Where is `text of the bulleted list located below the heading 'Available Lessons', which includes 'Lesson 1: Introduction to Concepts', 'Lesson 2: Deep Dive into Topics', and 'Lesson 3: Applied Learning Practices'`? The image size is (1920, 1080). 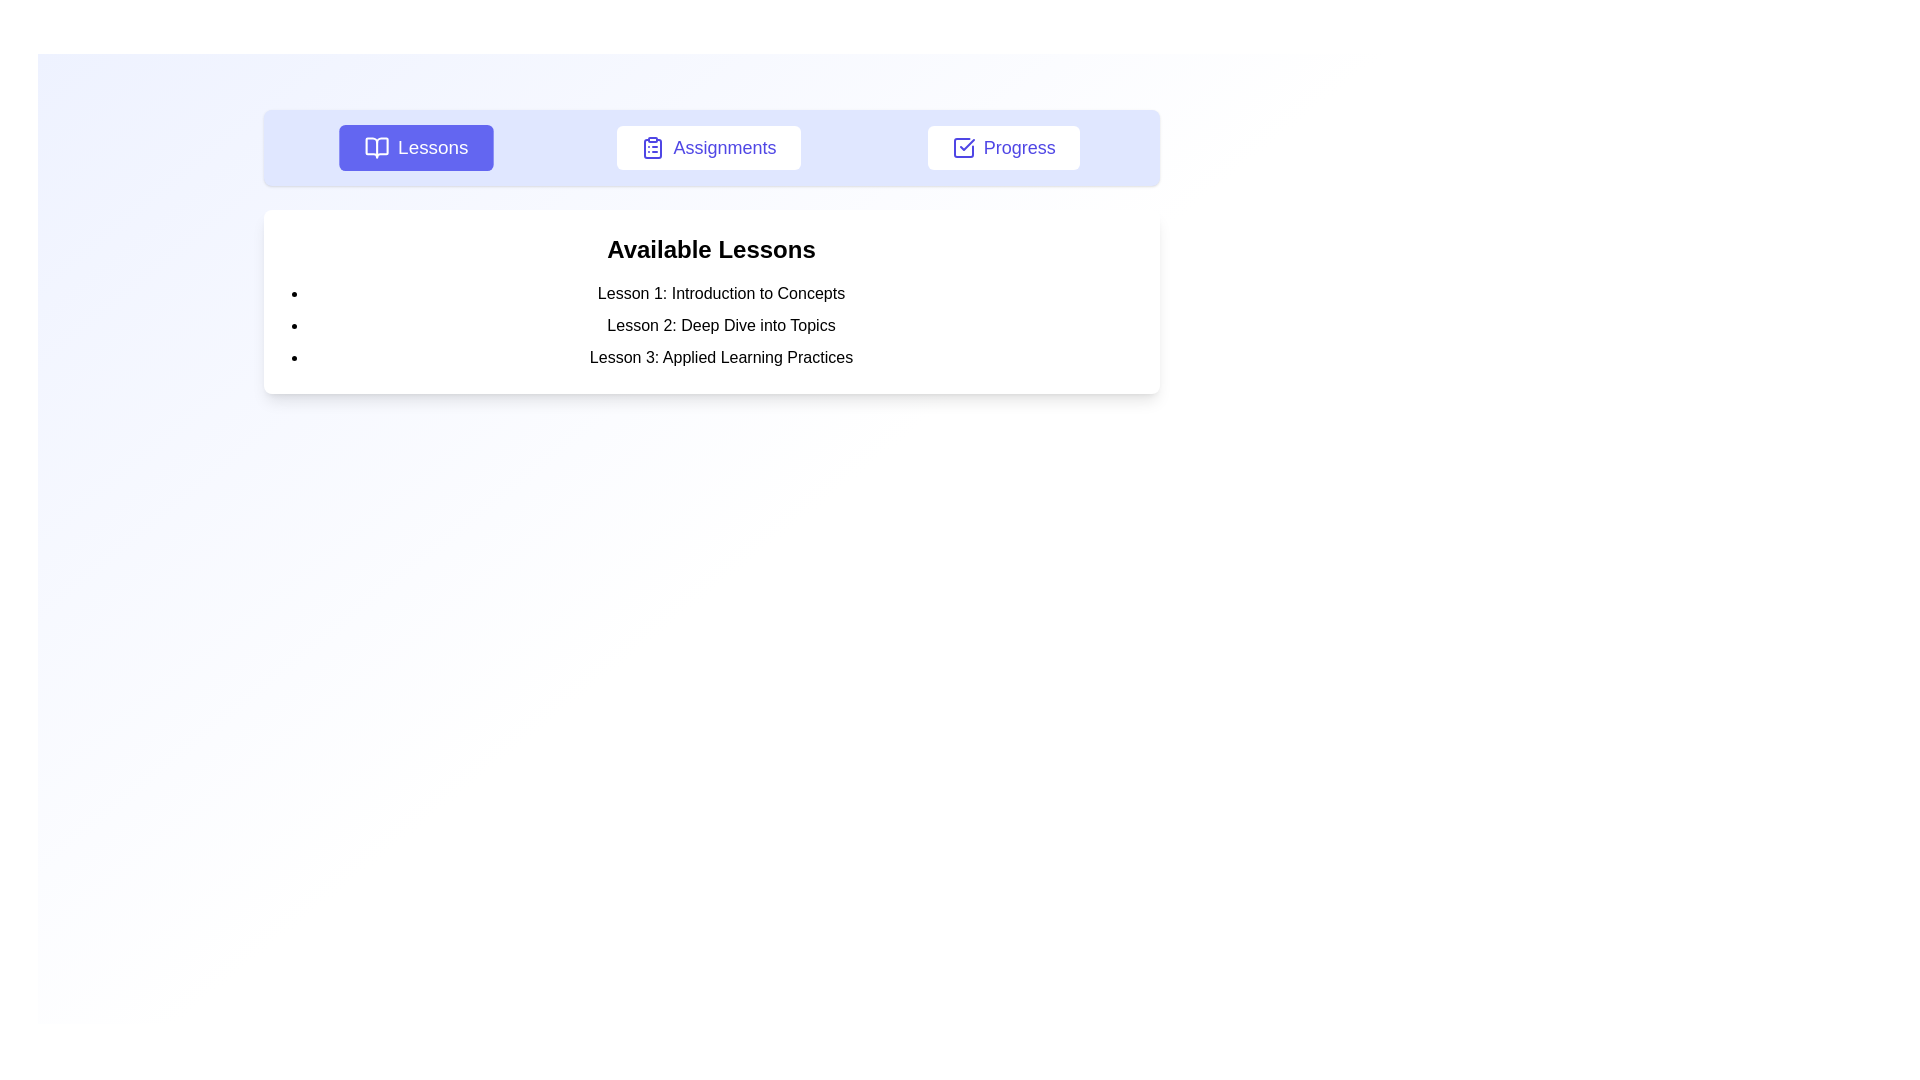
text of the bulleted list located below the heading 'Available Lessons', which includes 'Lesson 1: Introduction to Concepts', 'Lesson 2: Deep Dive into Topics', and 'Lesson 3: Applied Learning Practices' is located at coordinates (711, 325).